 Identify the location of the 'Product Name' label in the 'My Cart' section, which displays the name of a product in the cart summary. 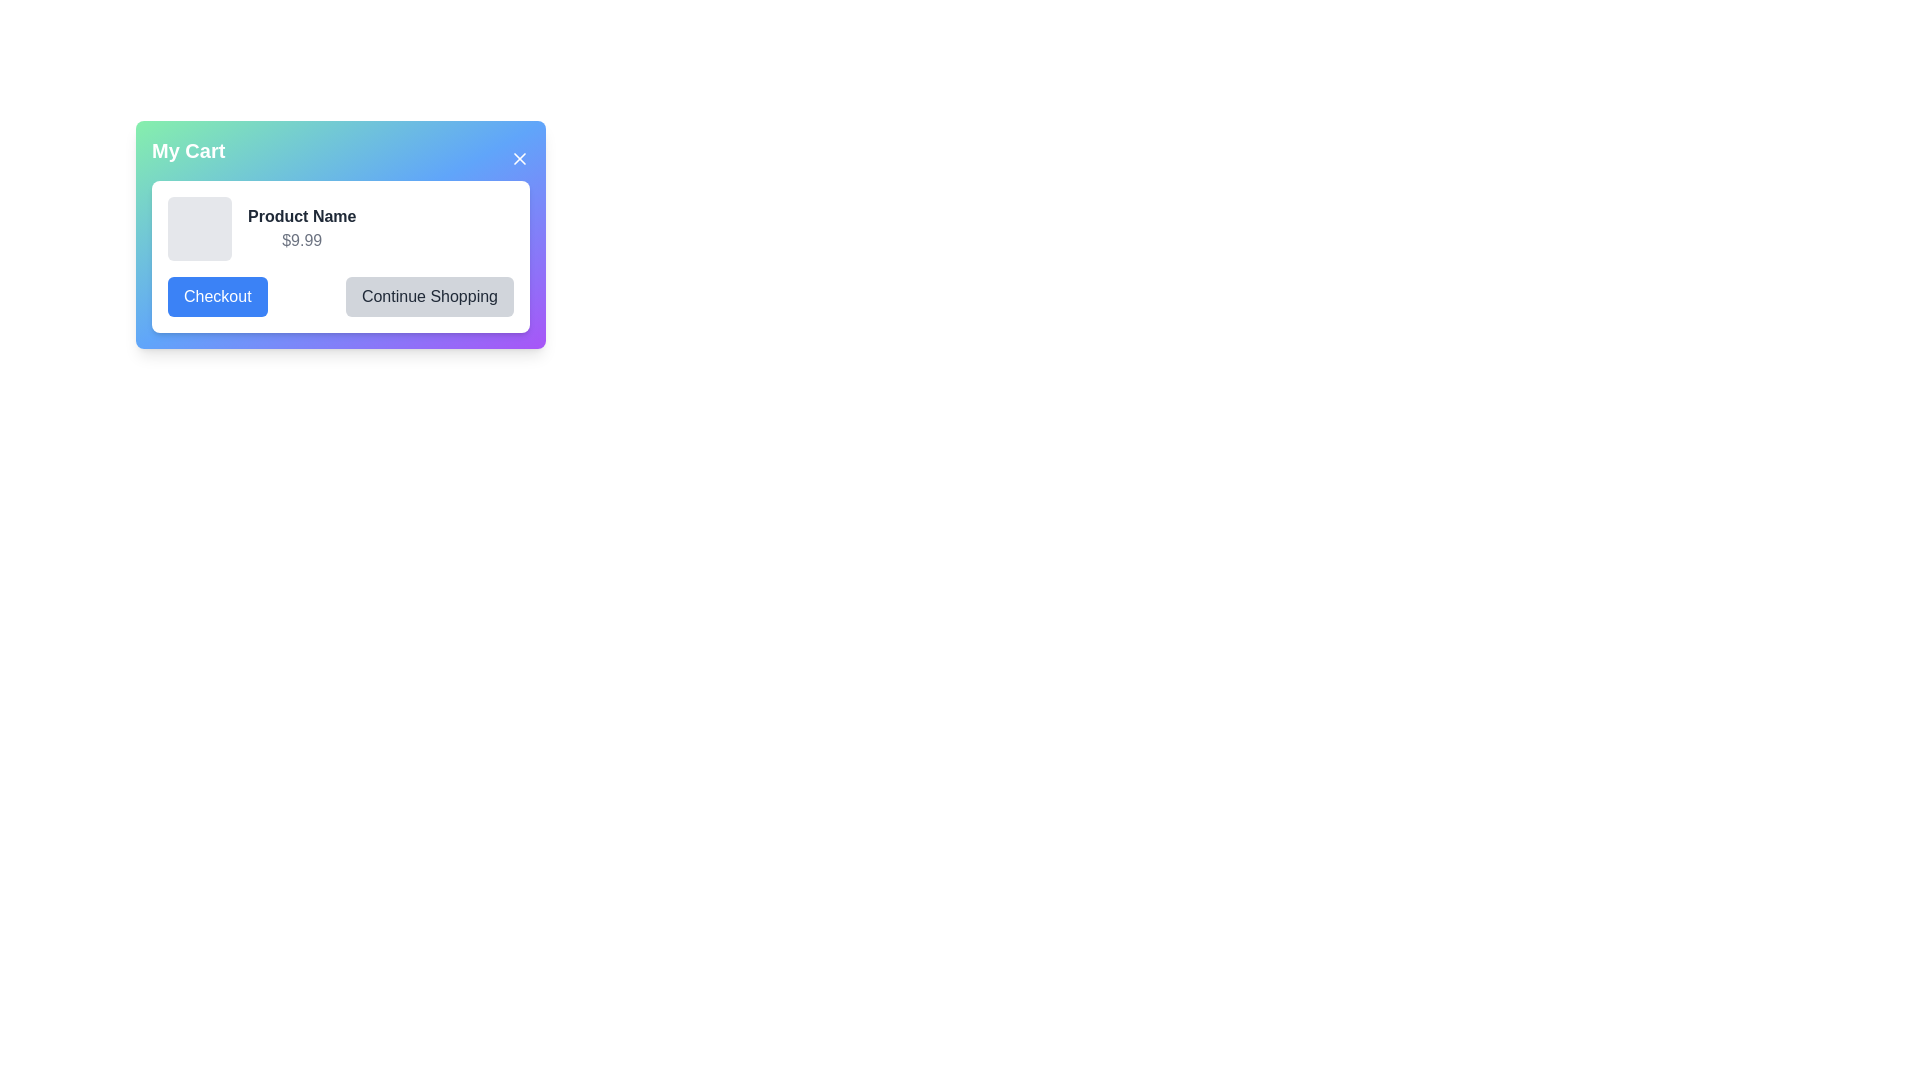
(301, 216).